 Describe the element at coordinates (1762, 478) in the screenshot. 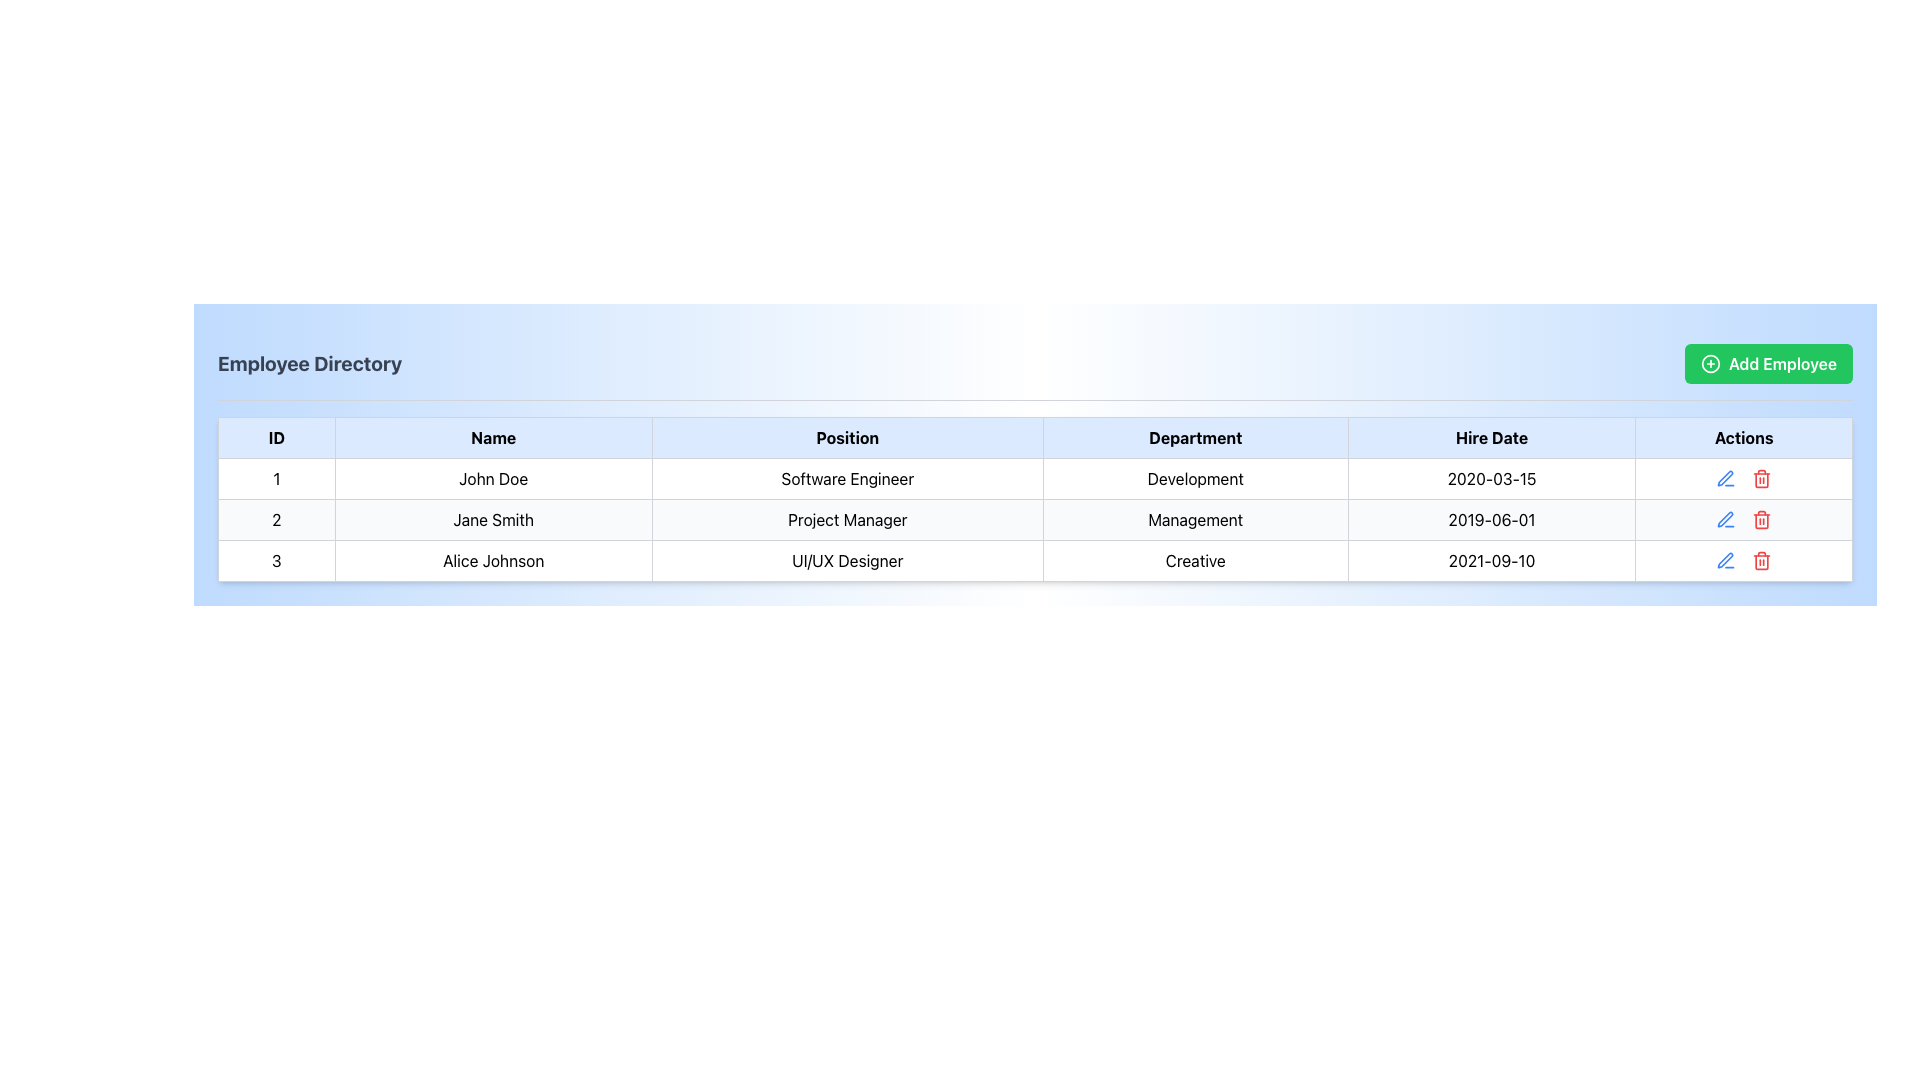

I see `the delete button located at the rightmost side within the 'Actions' column of the third row in the 'Employee Directory' table` at that location.